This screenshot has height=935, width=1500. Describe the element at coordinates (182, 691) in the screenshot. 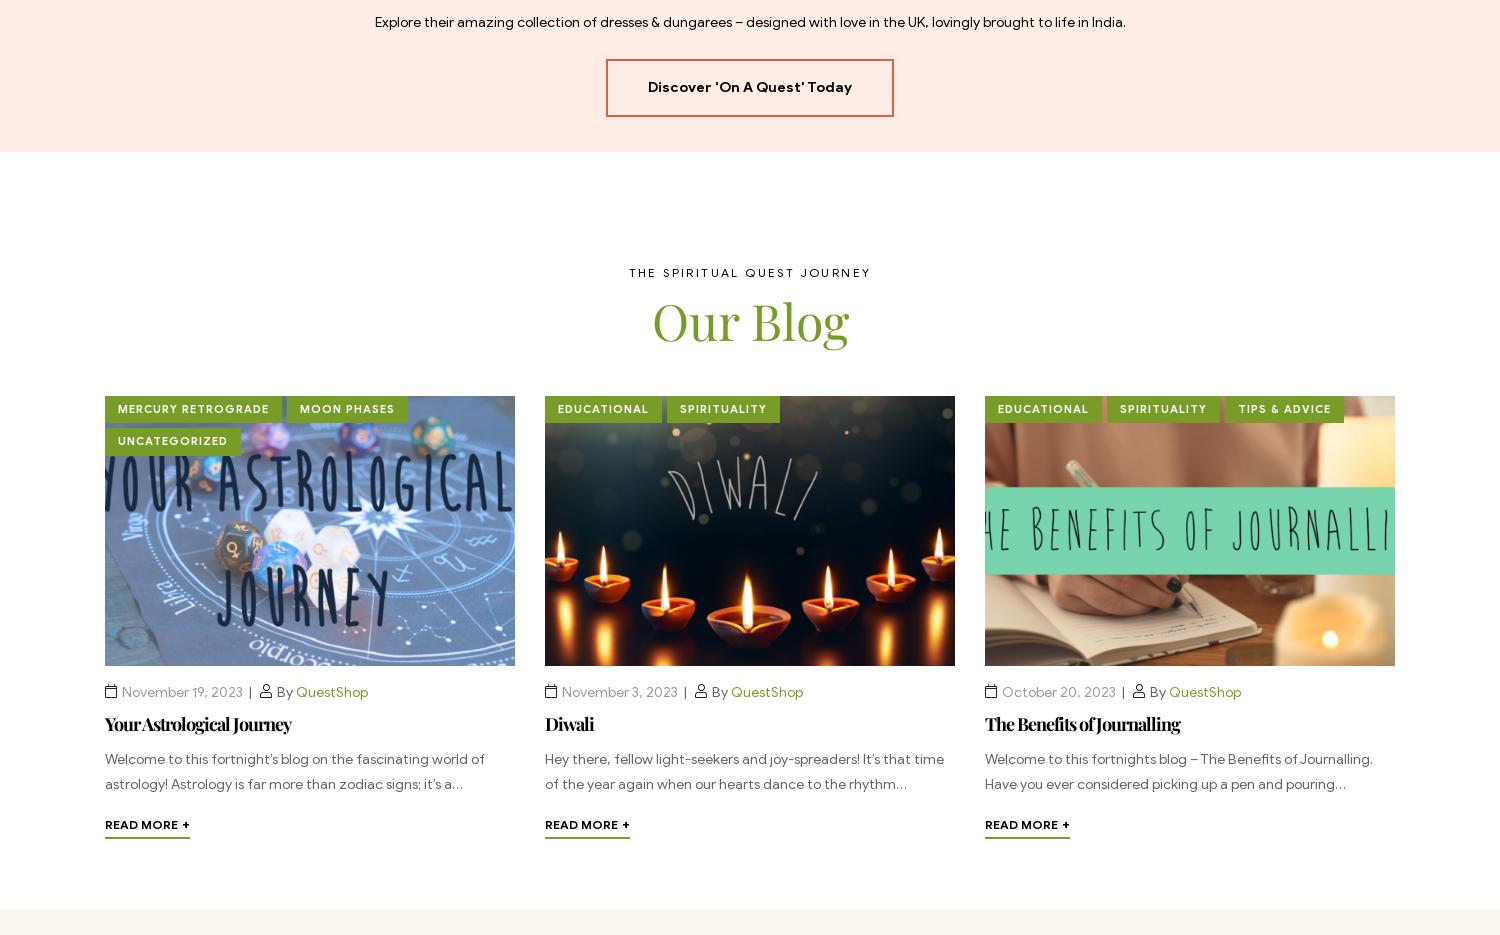

I see `'November 19, 2023'` at that location.